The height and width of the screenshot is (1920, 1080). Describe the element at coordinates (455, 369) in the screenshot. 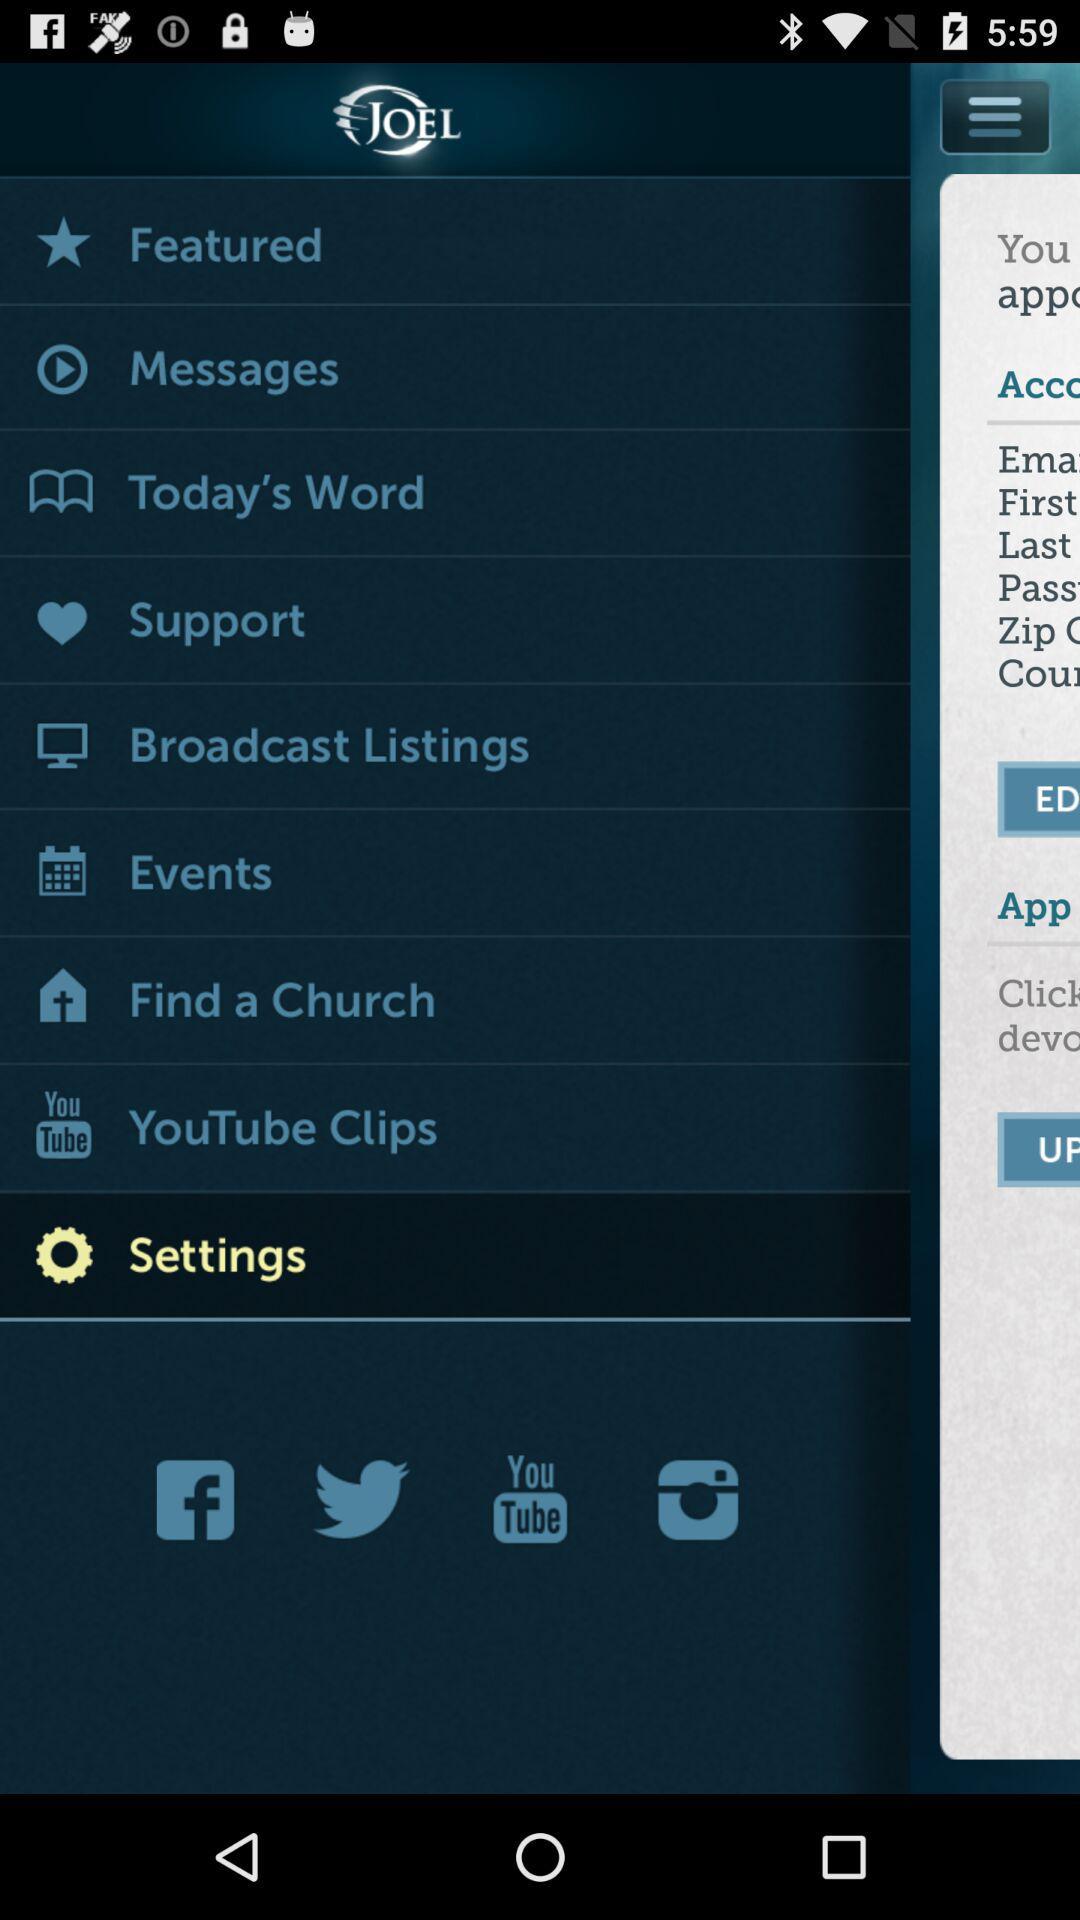

I see `see new messages` at that location.